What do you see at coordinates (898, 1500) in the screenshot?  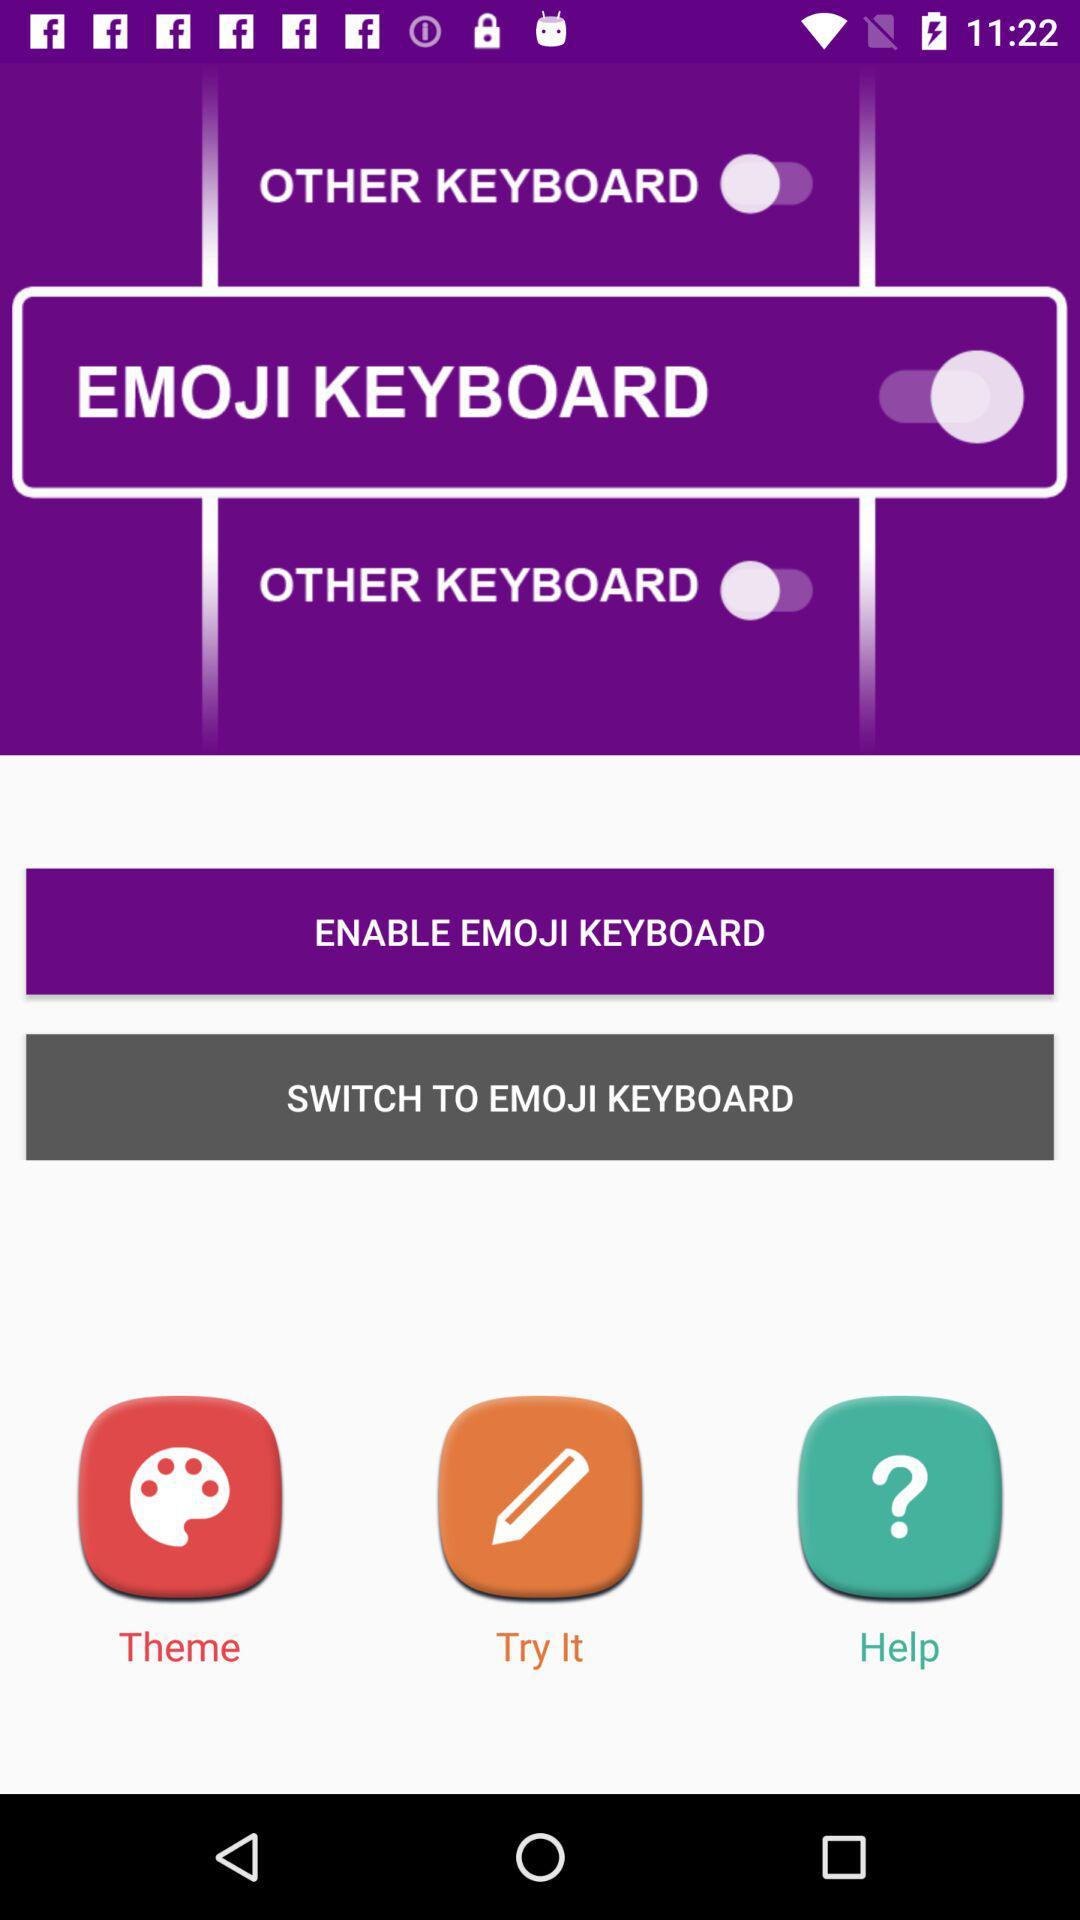 I see `the help icon` at bounding box center [898, 1500].